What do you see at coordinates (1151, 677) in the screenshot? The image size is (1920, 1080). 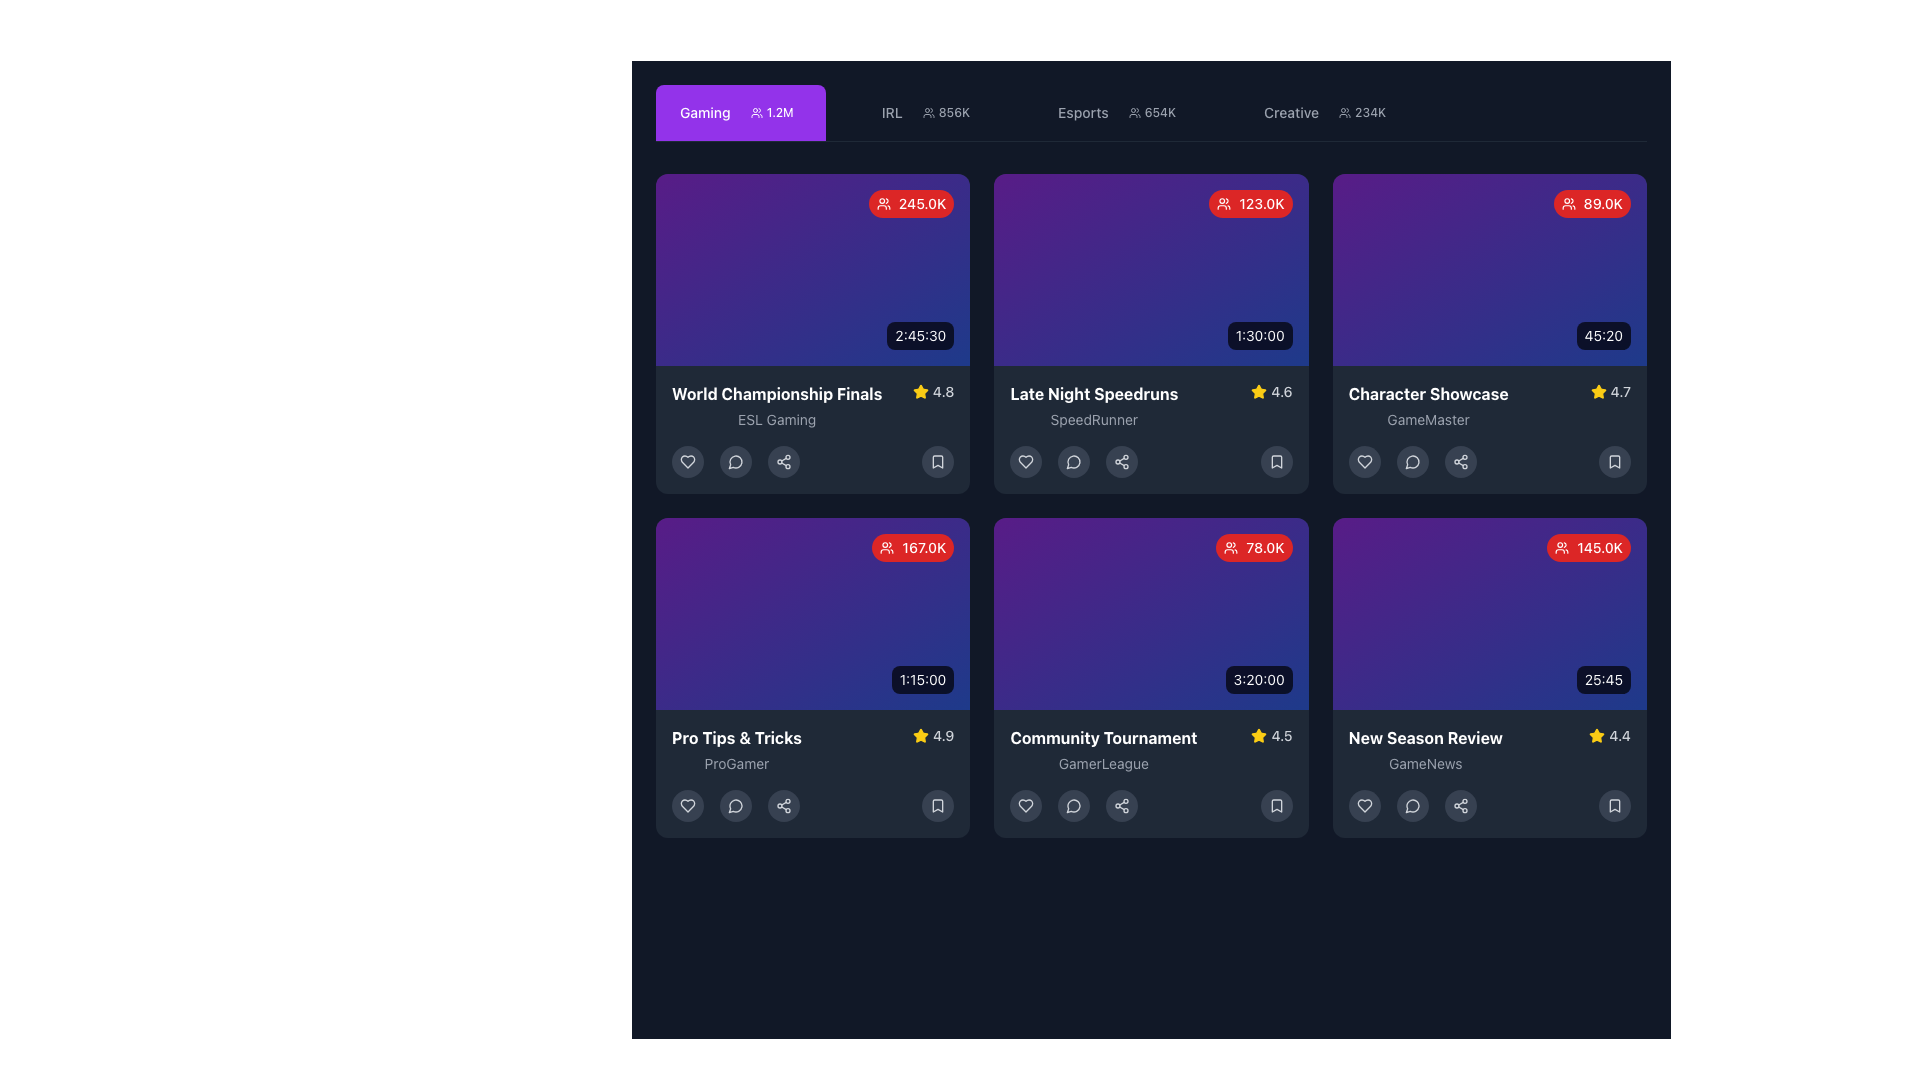 I see `the Interactive card in the second row, second column of the grid layout` at bounding box center [1151, 677].